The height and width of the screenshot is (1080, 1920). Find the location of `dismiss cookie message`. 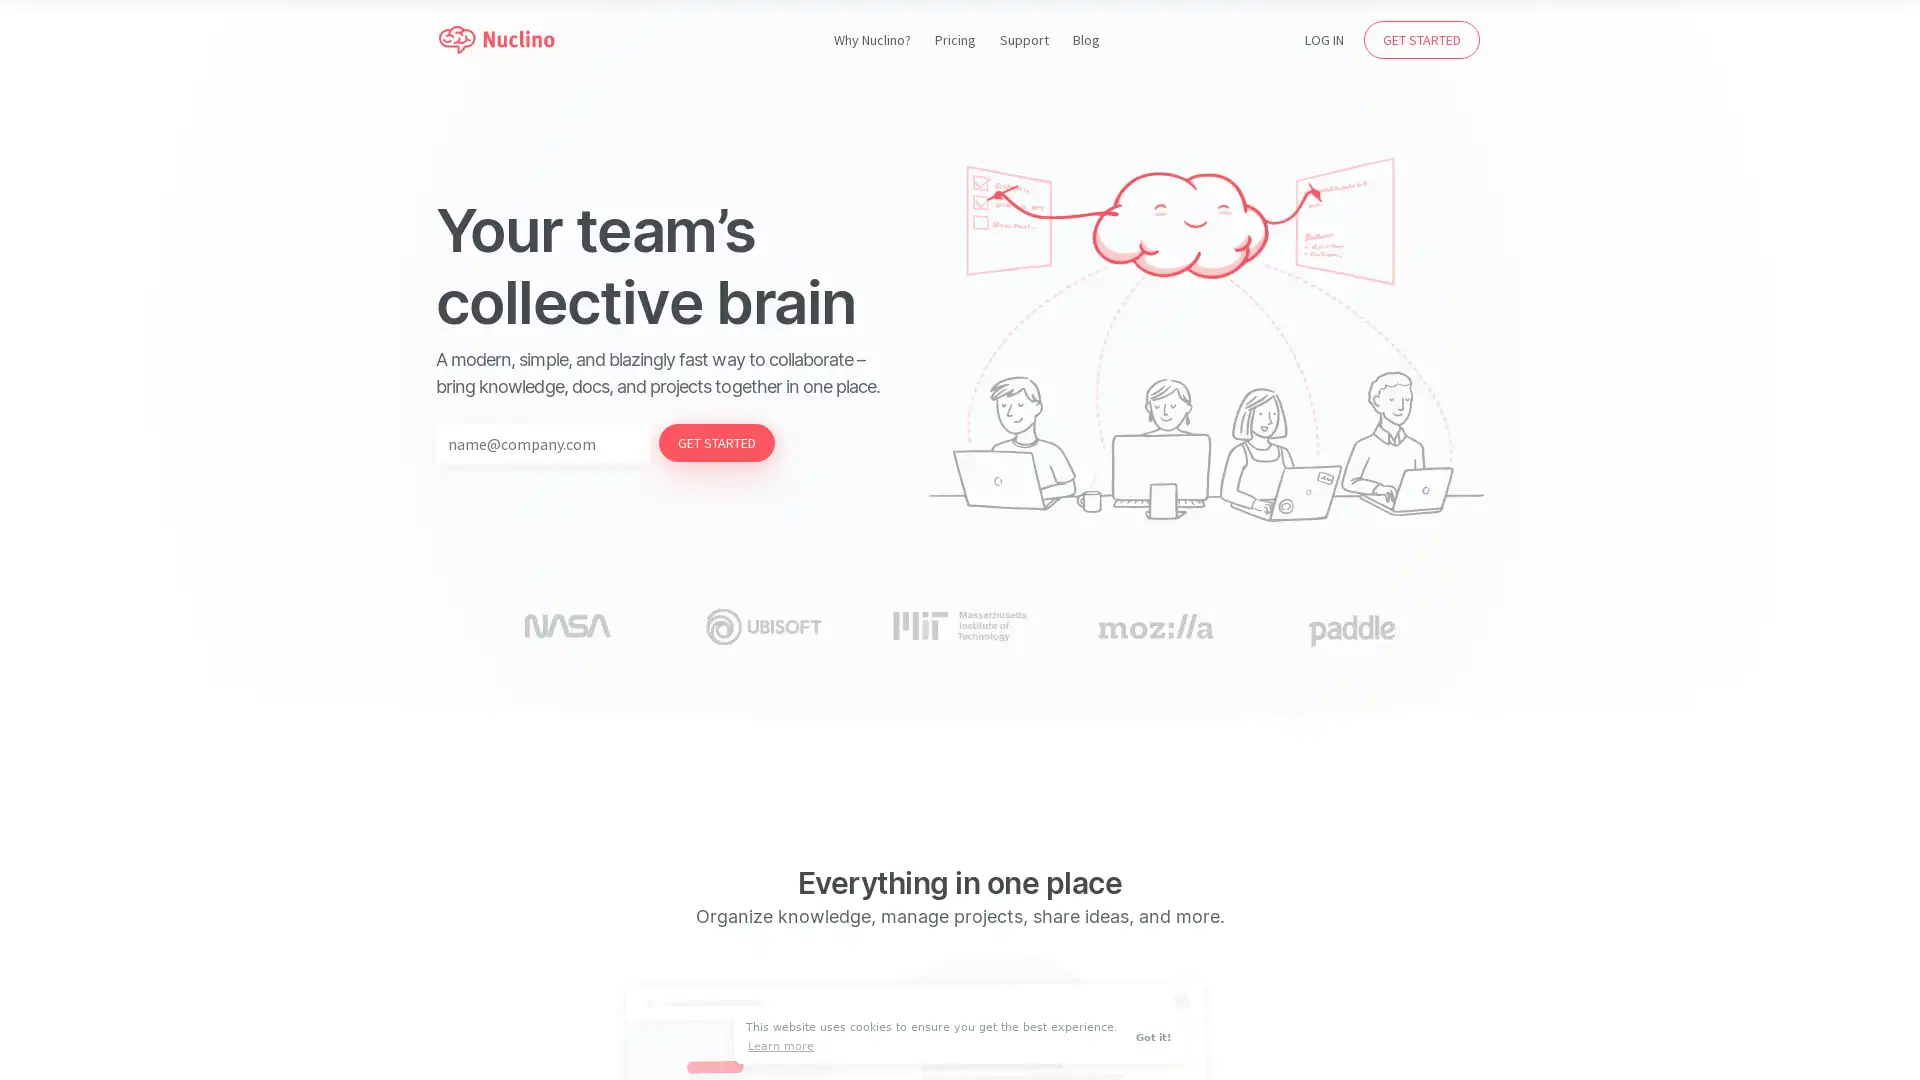

dismiss cookie message is located at coordinates (1156, 1036).